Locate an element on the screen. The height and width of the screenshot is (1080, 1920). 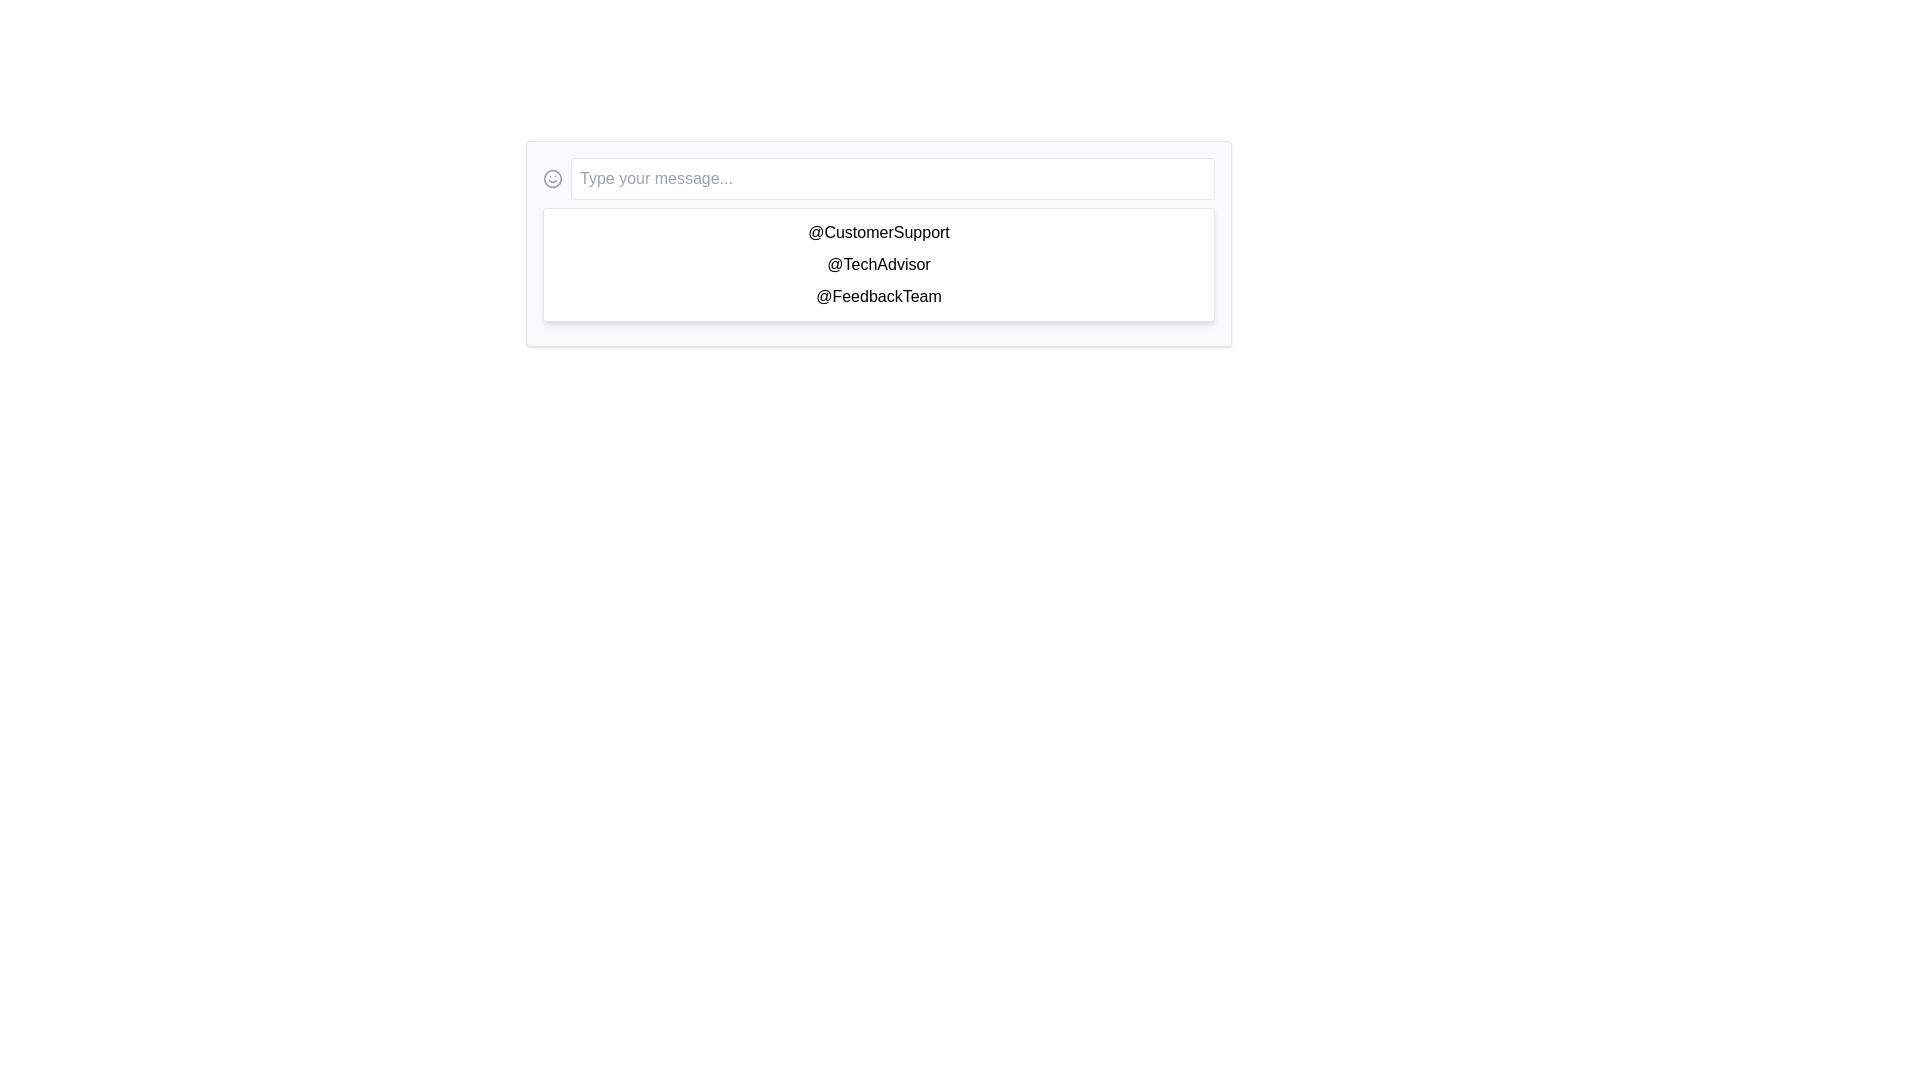
the text label '@CustomerSupport' which is the first item in a vertical list of options is located at coordinates (878, 231).